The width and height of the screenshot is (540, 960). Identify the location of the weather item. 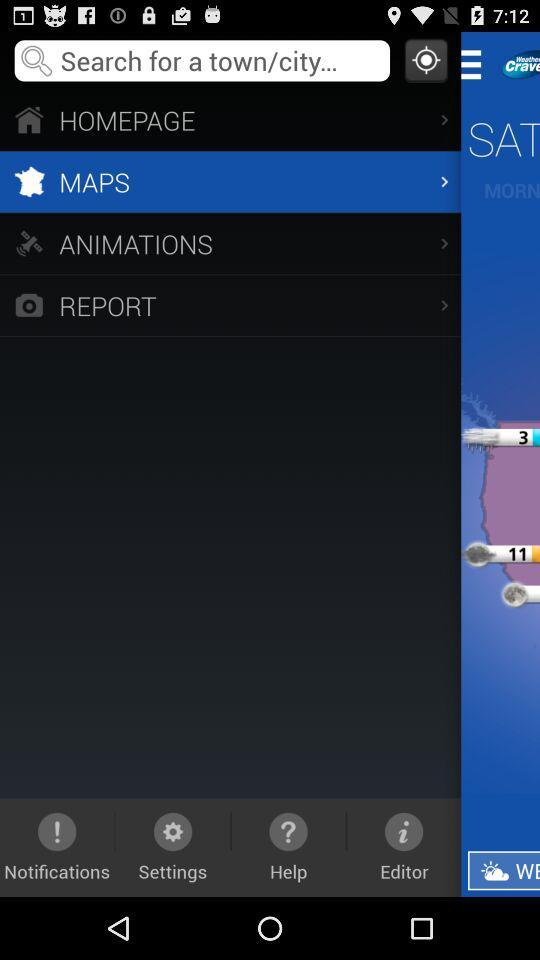
(502, 869).